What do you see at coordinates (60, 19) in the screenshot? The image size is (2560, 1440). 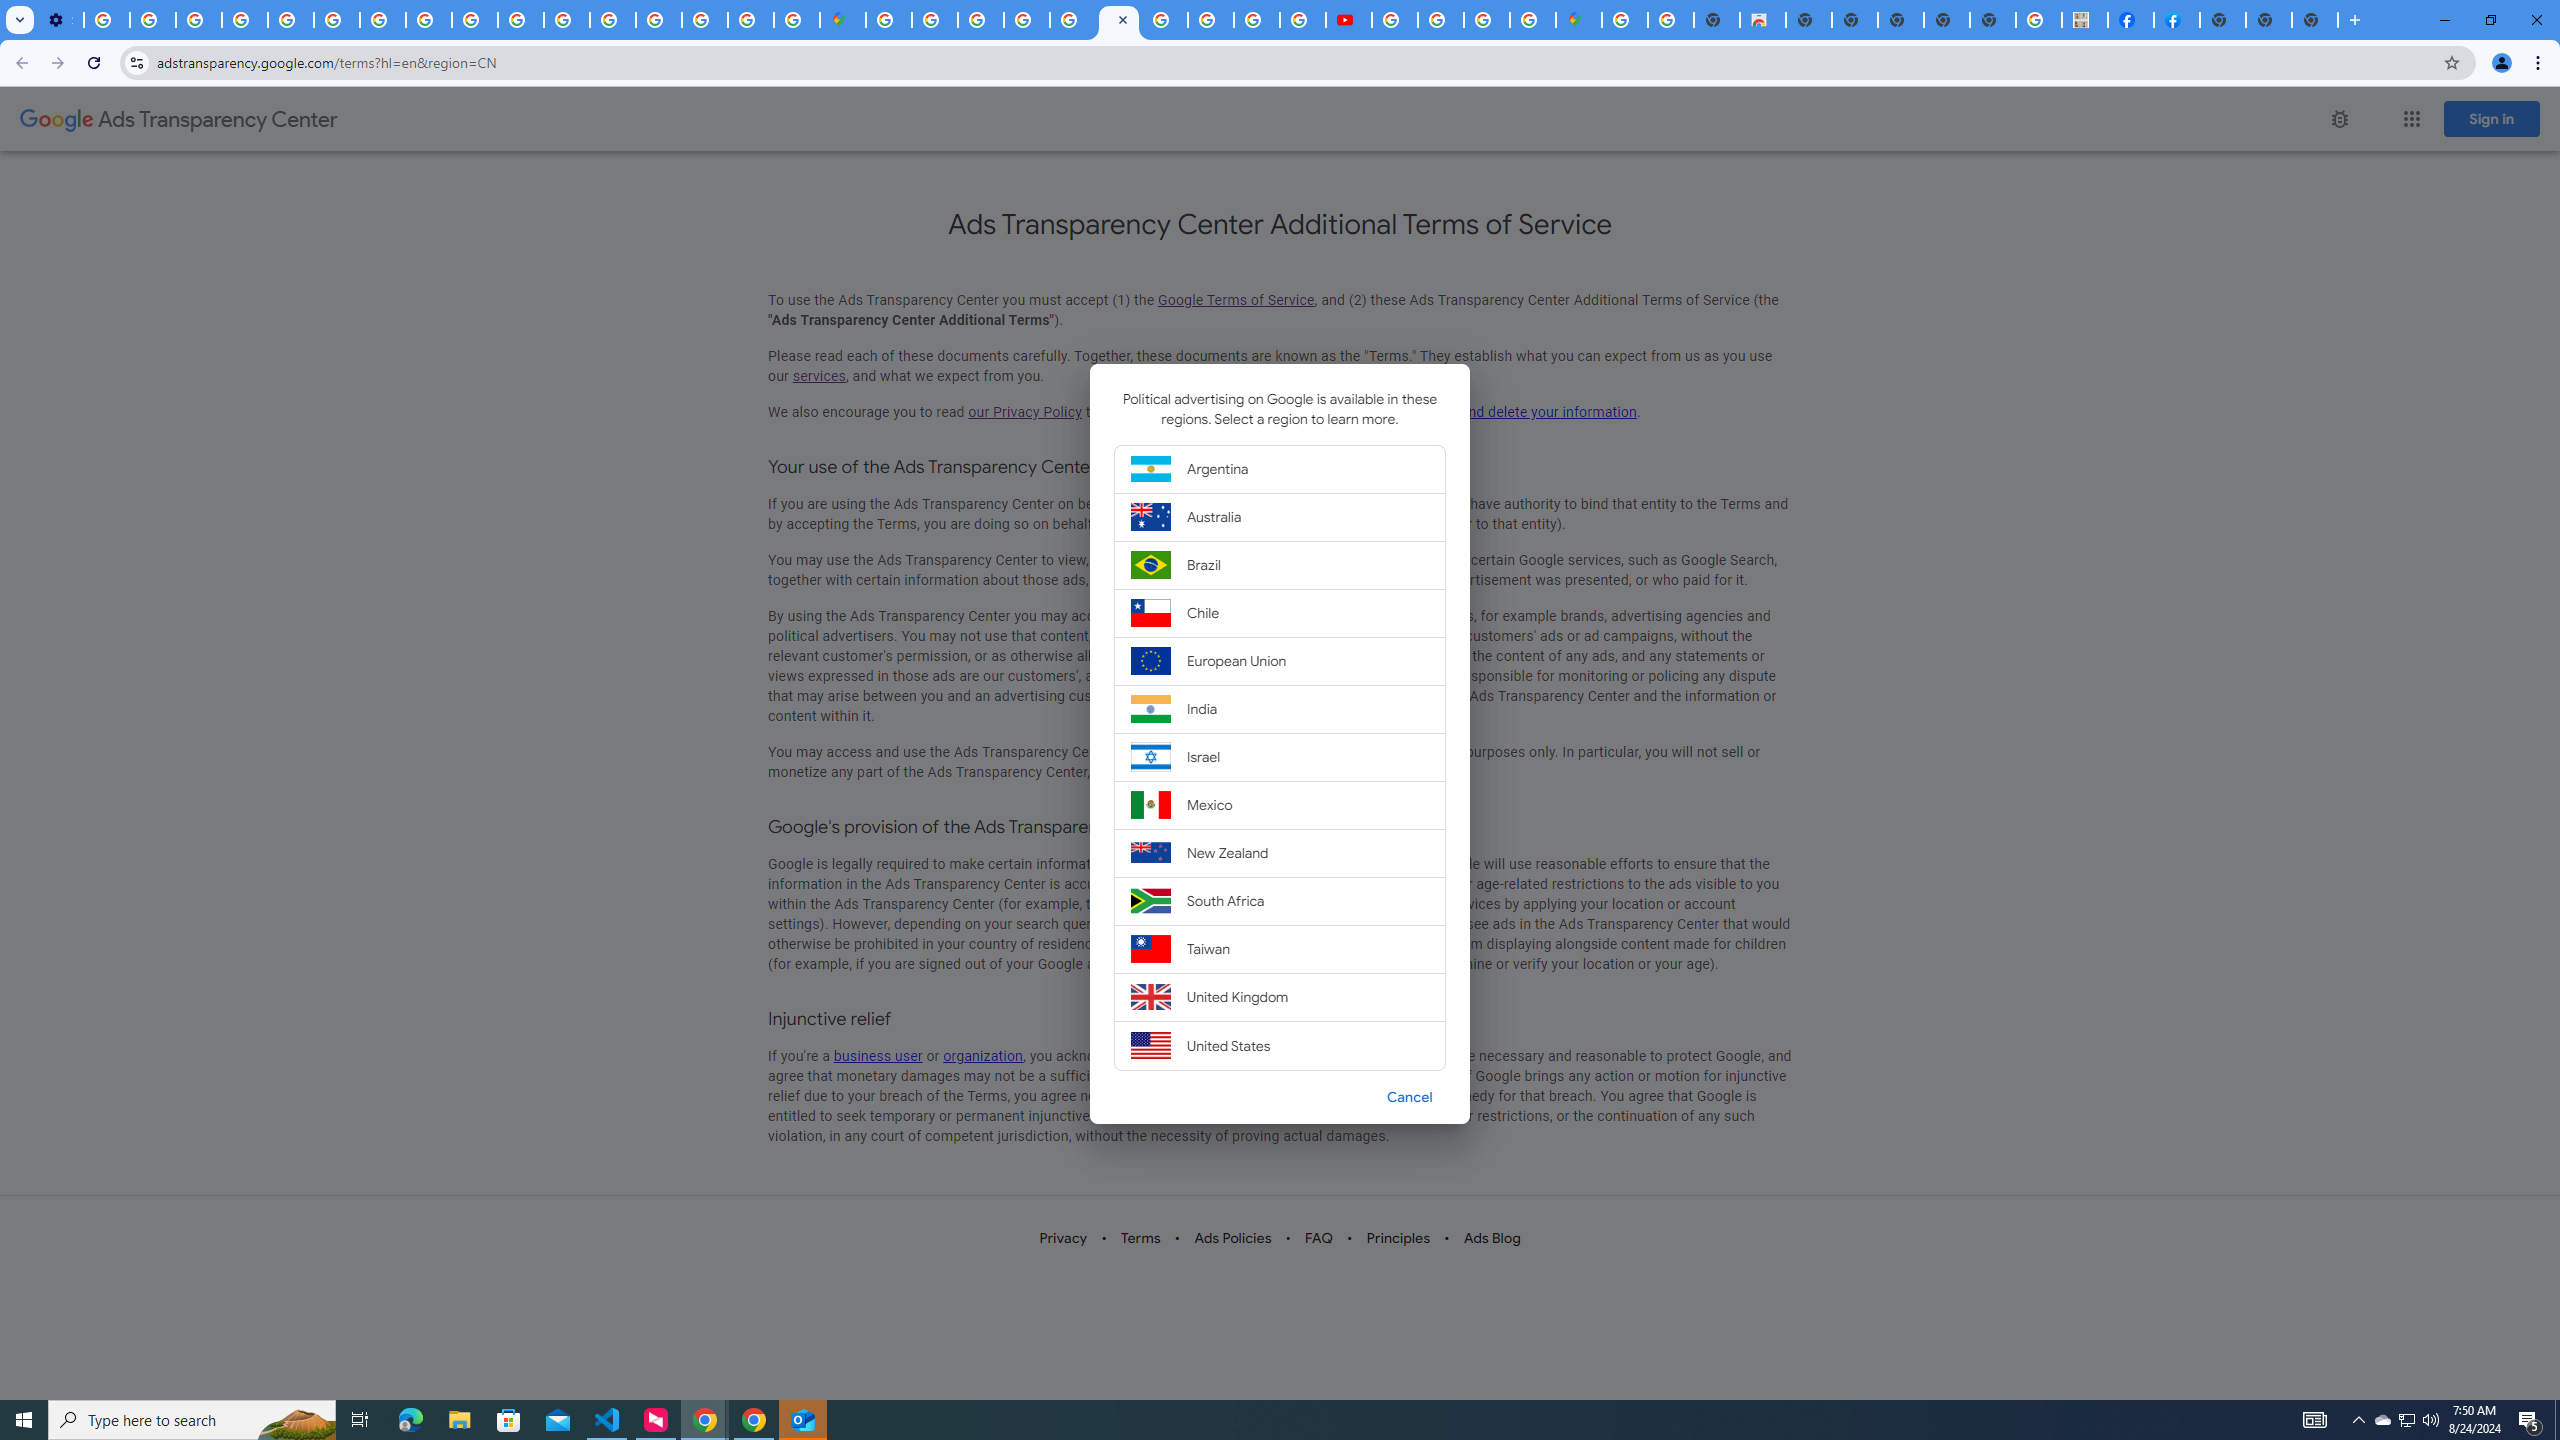 I see `'Settings - Customize profile'` at bounding box center [60, 19].